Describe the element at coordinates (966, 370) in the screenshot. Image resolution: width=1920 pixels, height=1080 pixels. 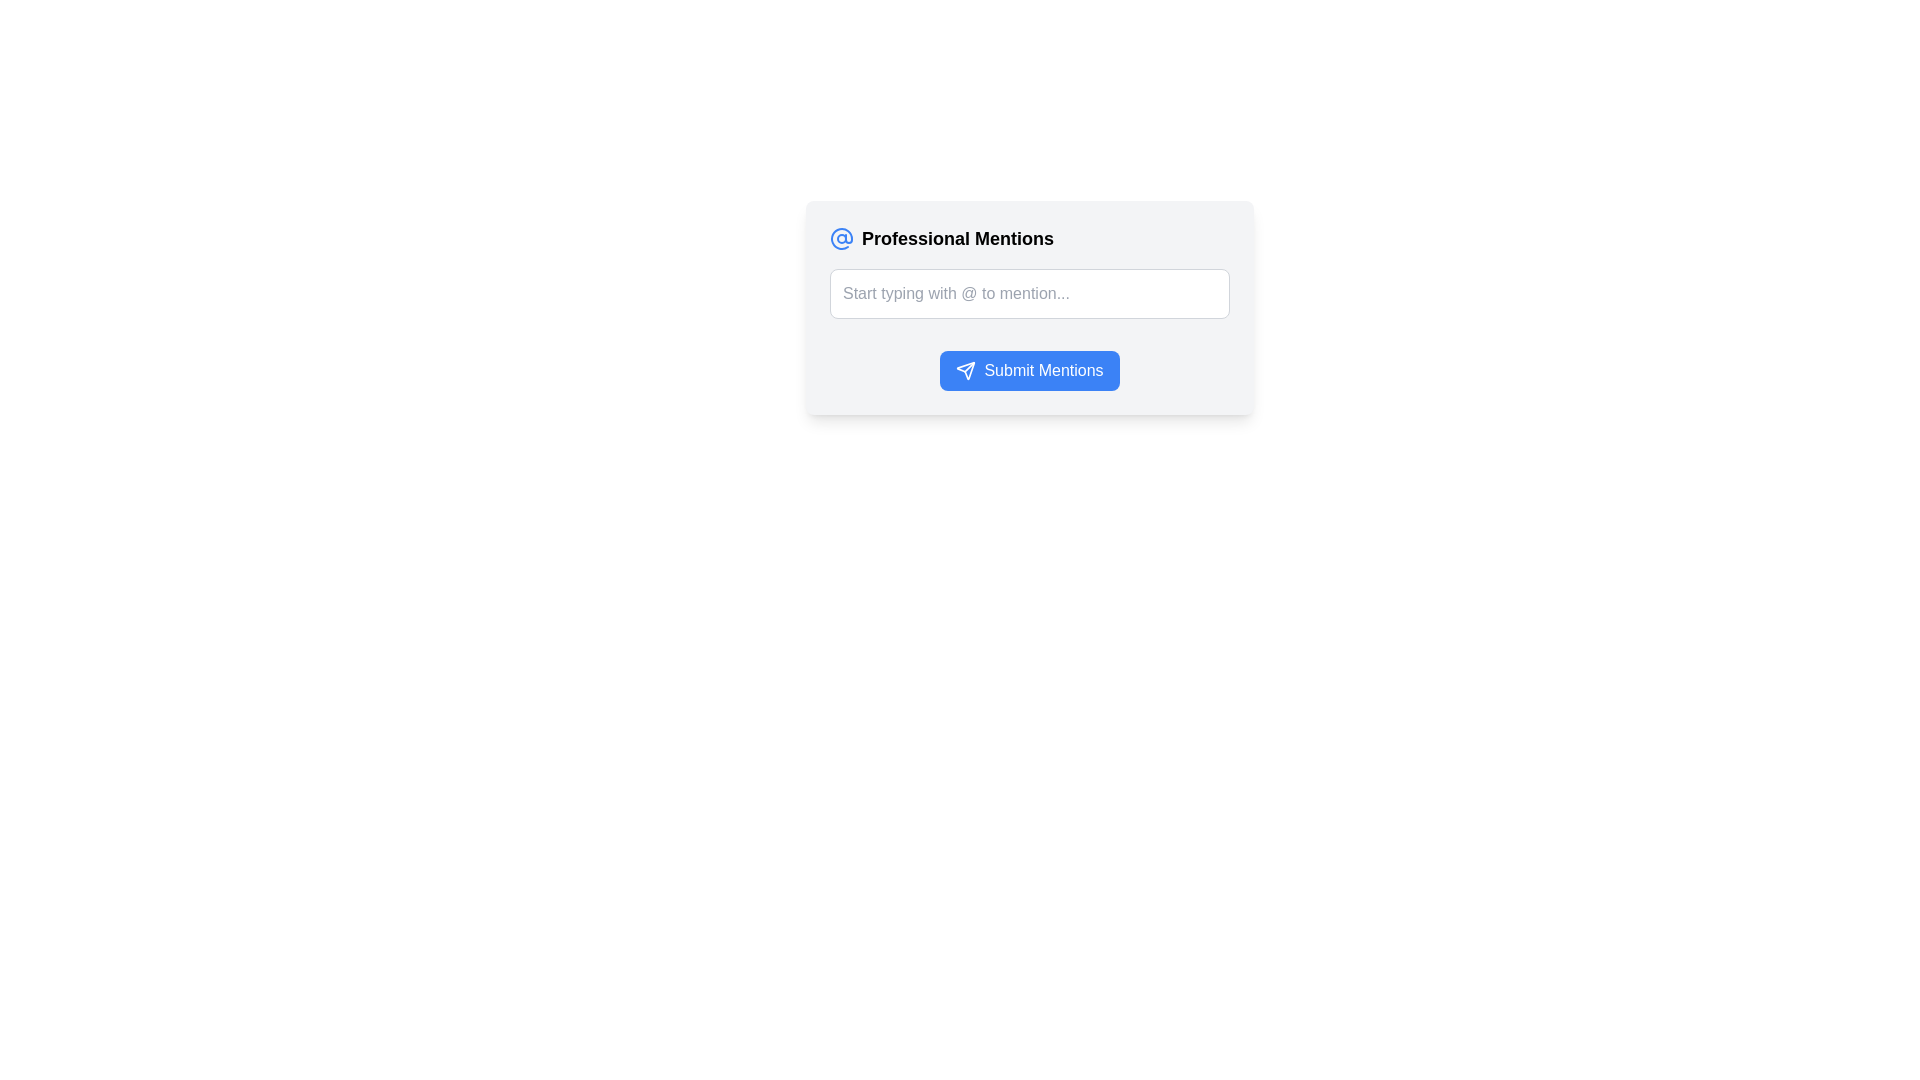
I see `the paper plane SVG icon located to the left of the 'Submit Mentions' button's label text for interaction` at that location.